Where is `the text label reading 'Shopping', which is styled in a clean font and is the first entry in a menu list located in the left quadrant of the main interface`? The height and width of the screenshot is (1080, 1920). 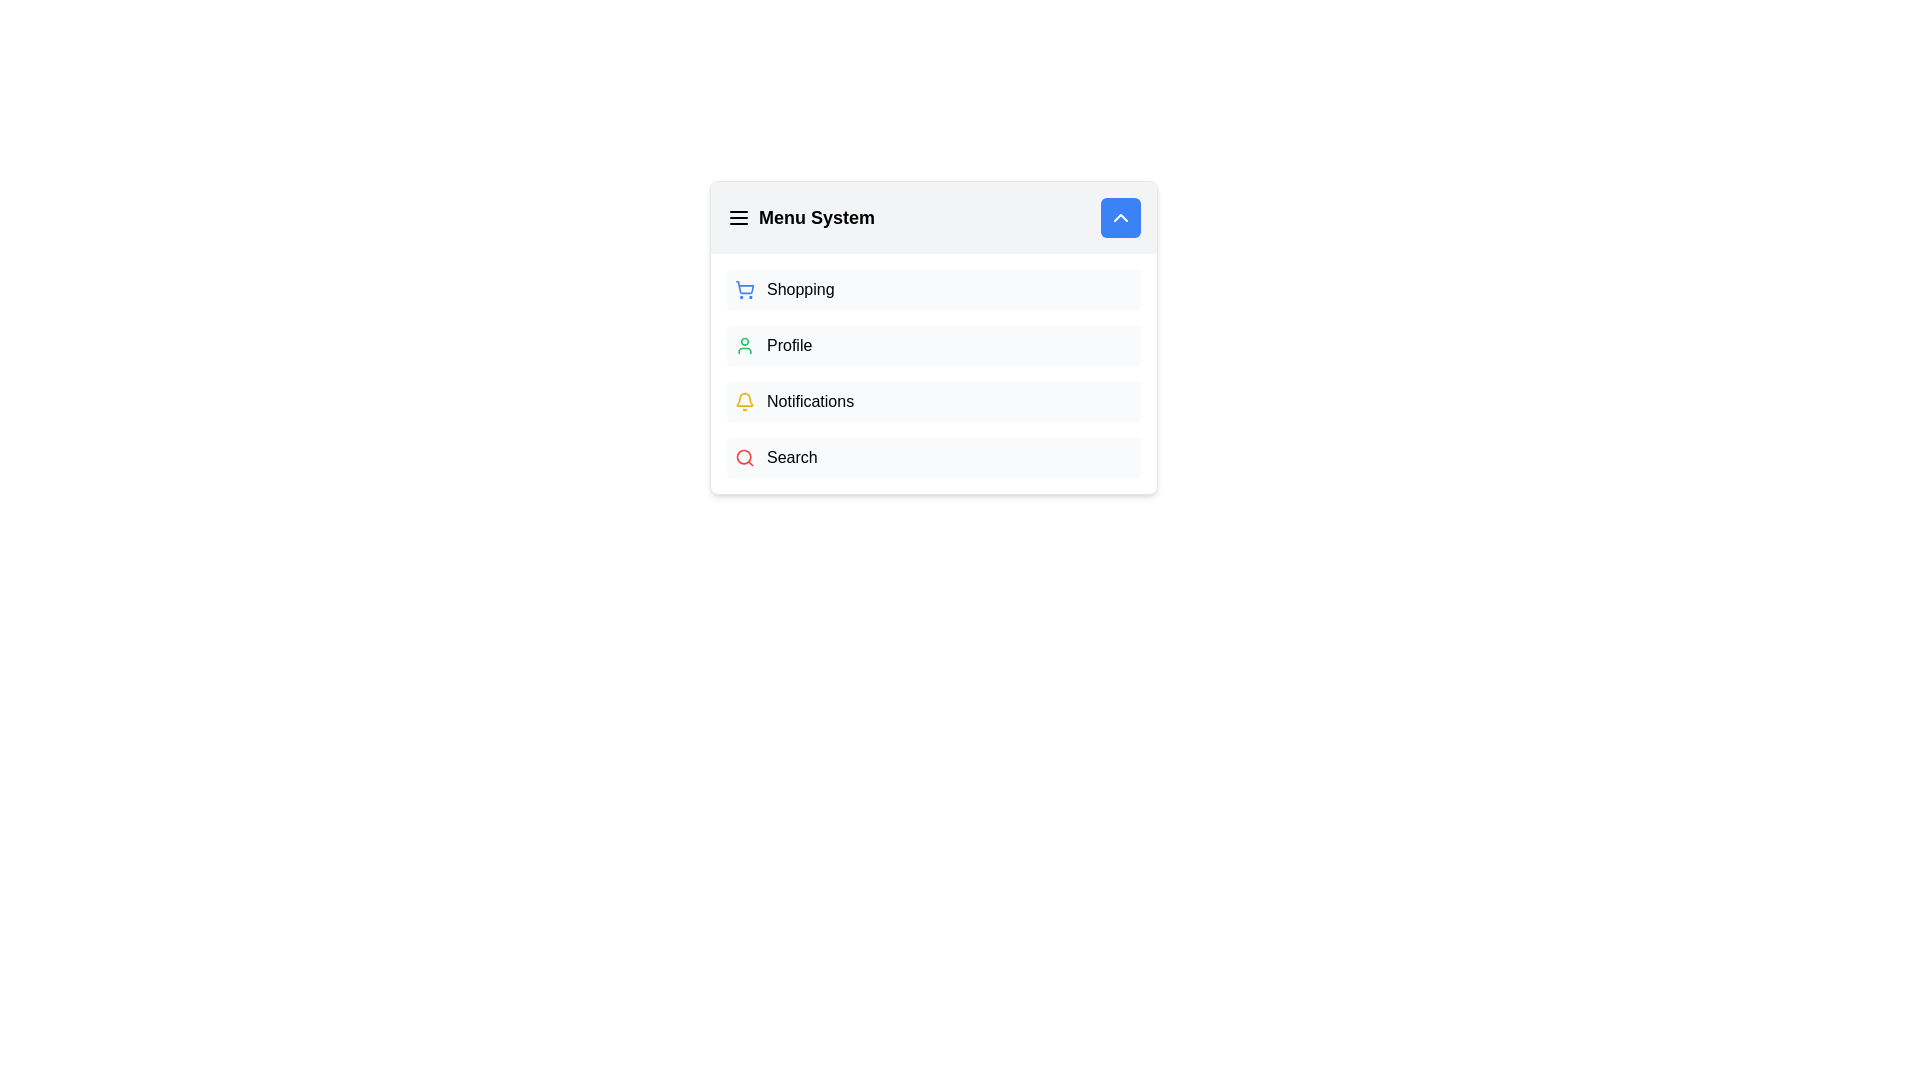
the text label reading 'Shopping', which is styled in a clean font and is the first entry in a menu list located in the left quadrant of the main interface is located at coordinates (800, 289).